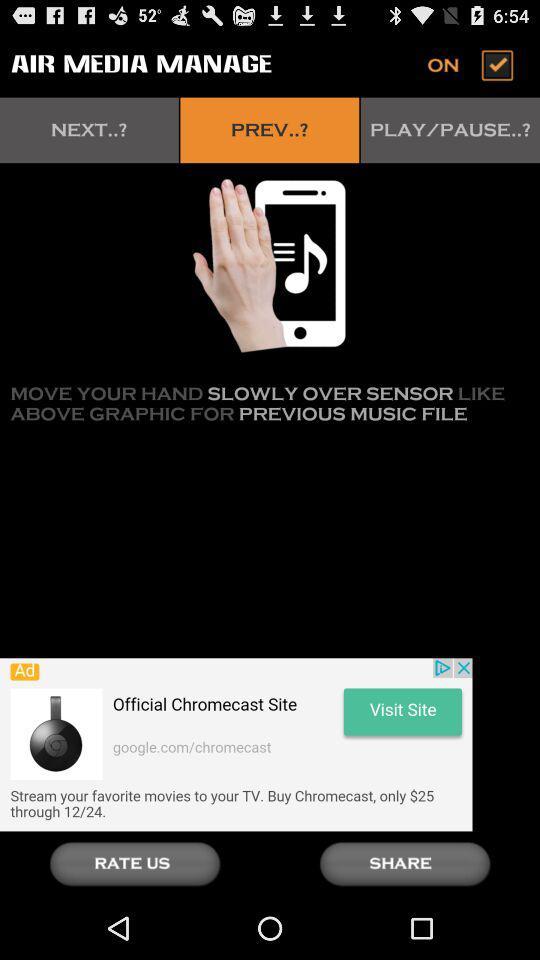 The image size is (540, 960). I want to click on share current media file, so click(405, 863).